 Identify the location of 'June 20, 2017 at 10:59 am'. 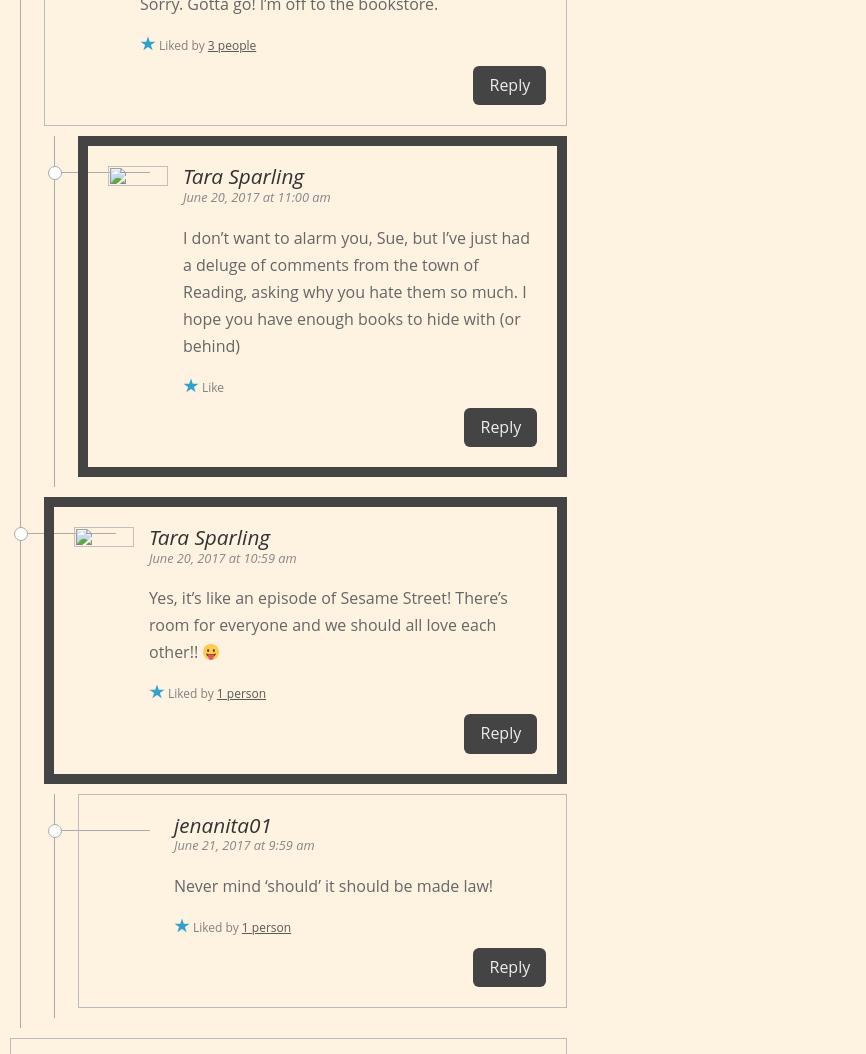
(221, 557).